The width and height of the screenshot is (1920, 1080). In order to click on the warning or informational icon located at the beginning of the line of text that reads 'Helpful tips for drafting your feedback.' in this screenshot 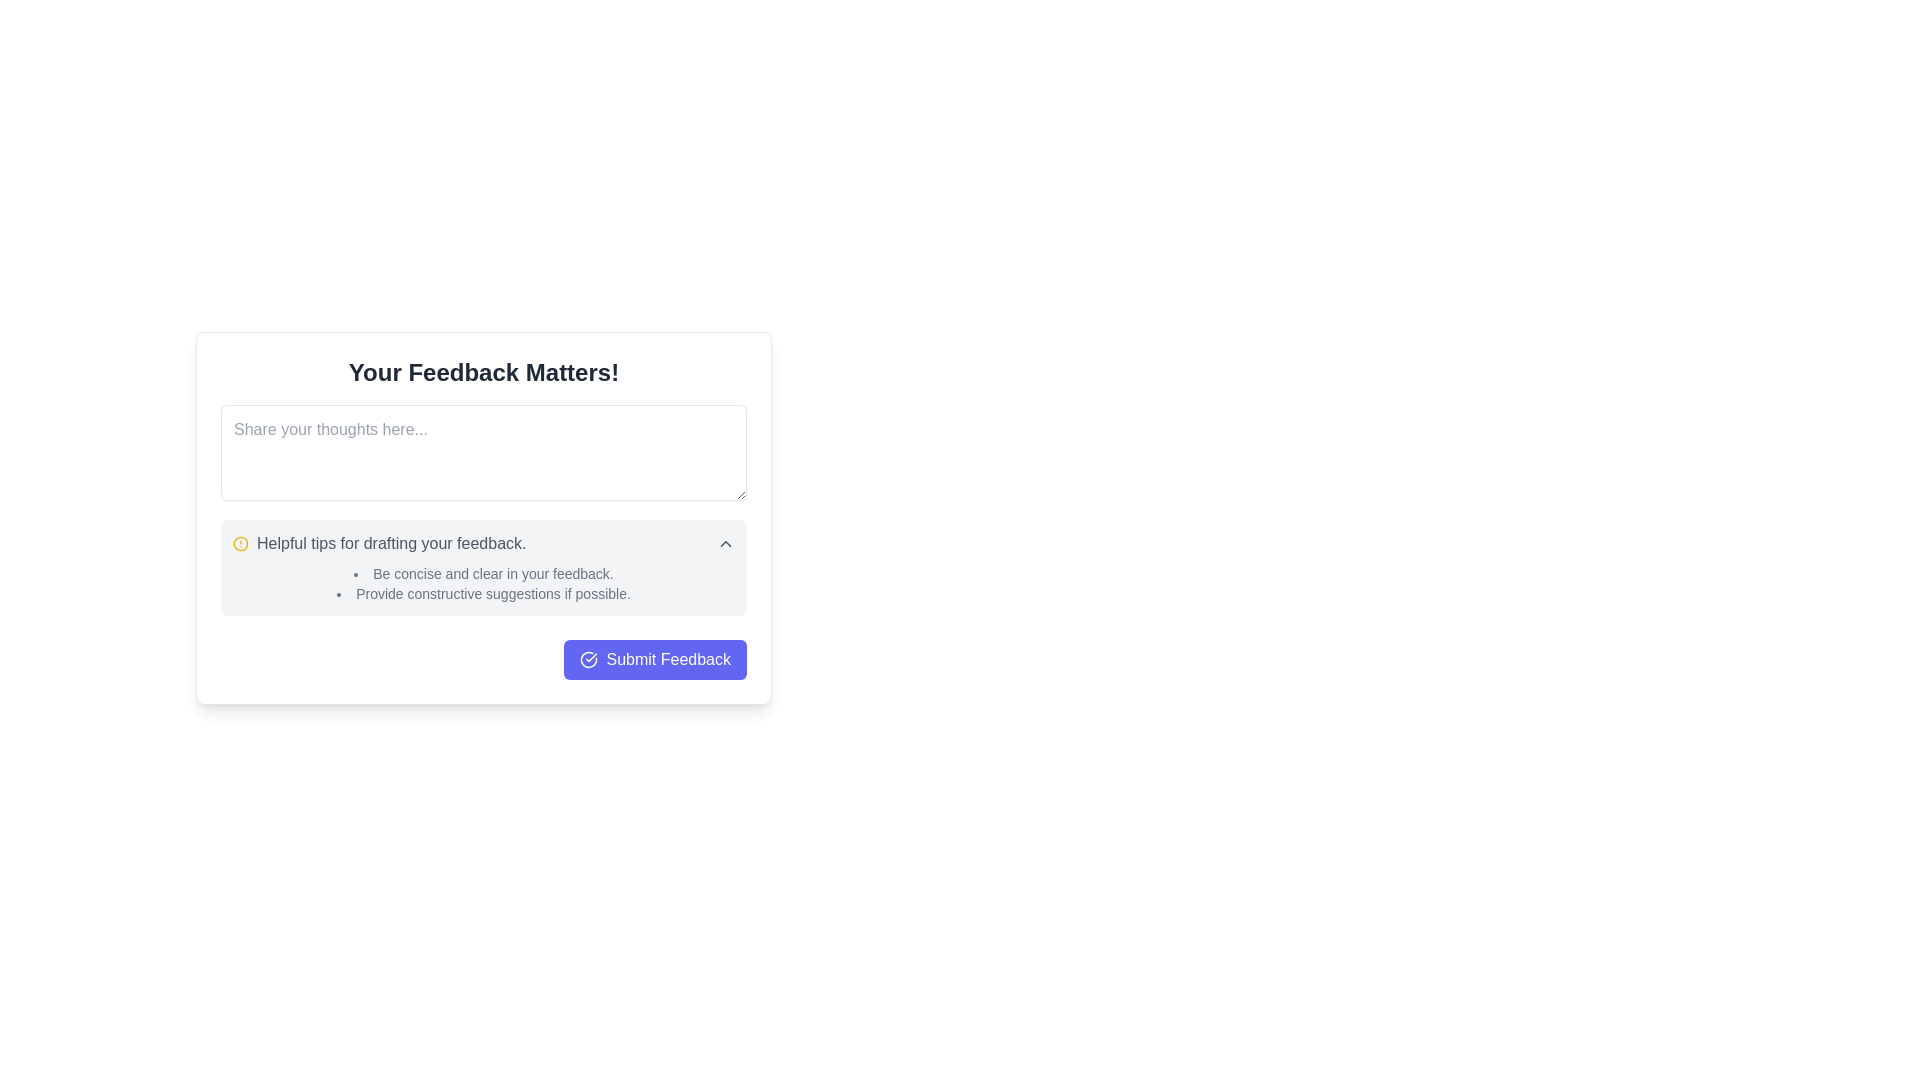, I will do `click(240, 543)`.